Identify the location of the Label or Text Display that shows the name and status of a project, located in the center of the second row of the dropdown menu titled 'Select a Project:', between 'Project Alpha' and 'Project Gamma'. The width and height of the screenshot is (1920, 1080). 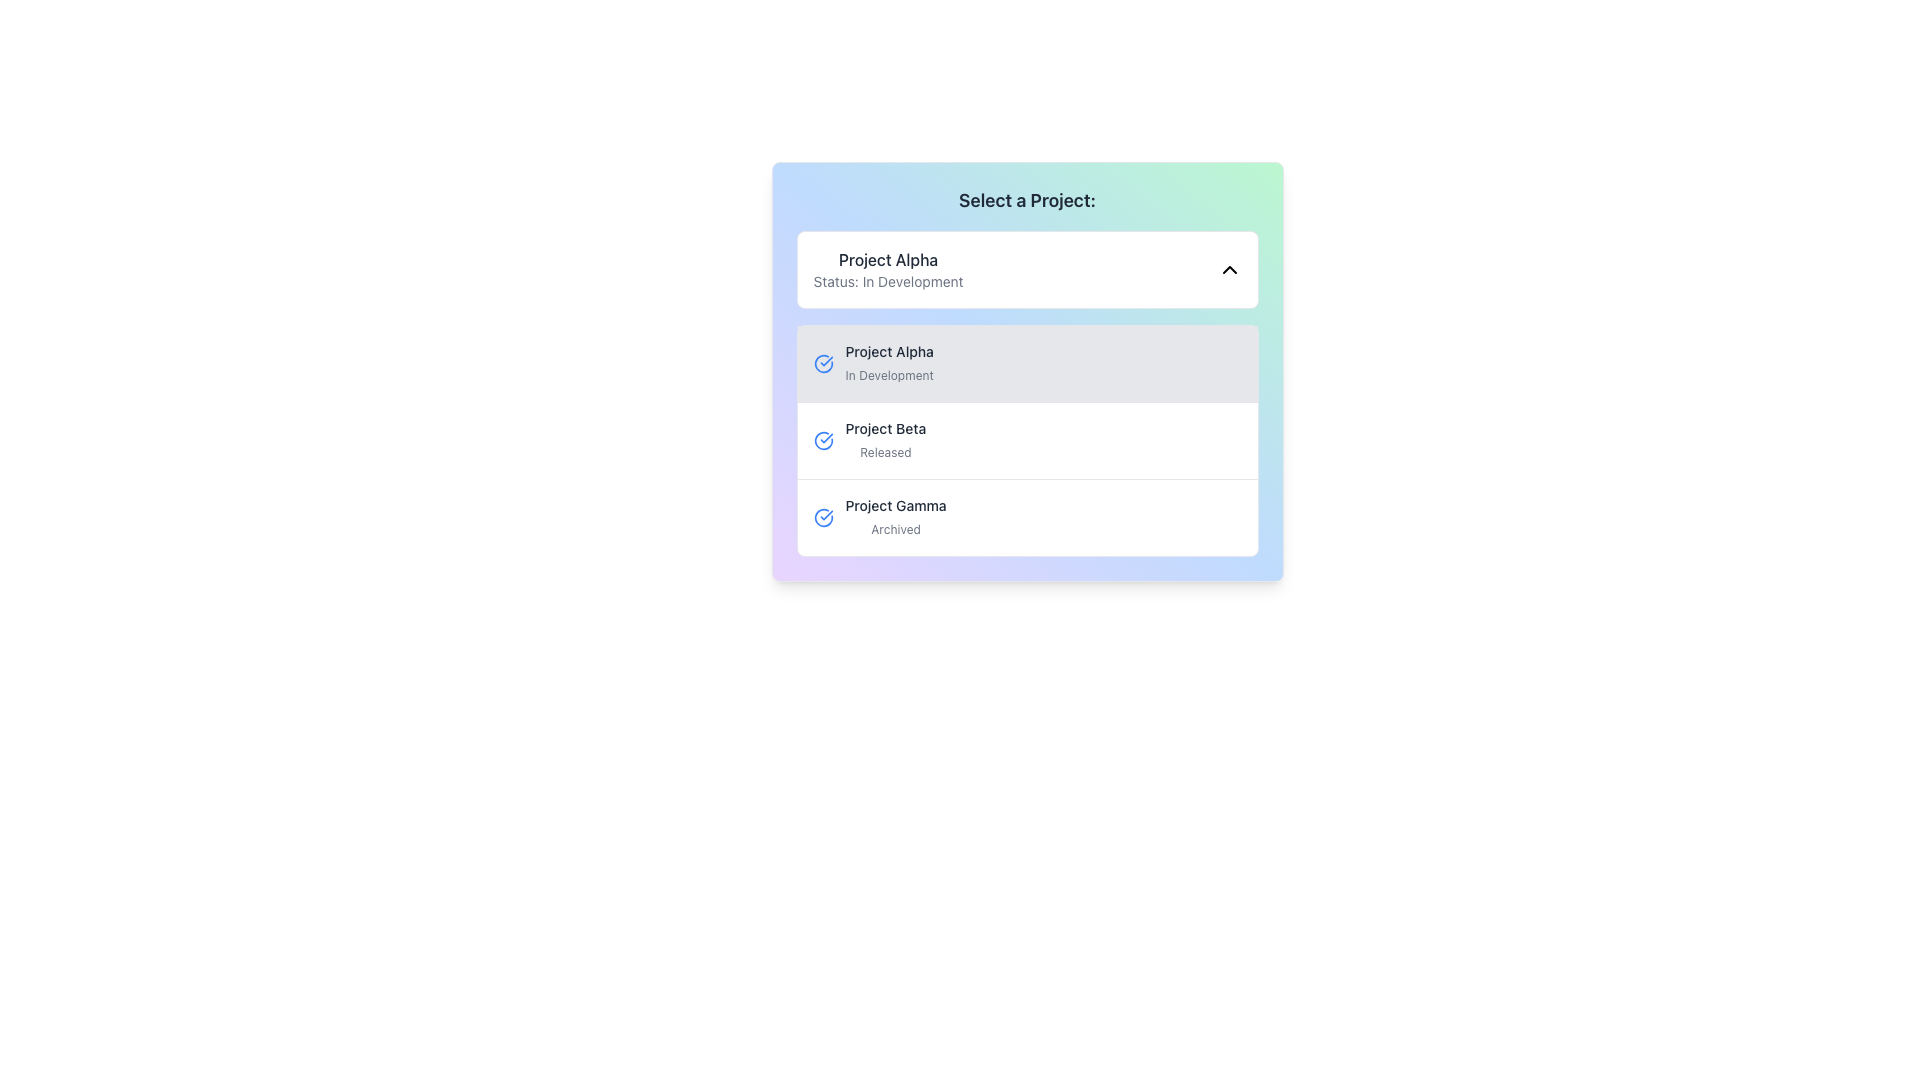
(884, 439).